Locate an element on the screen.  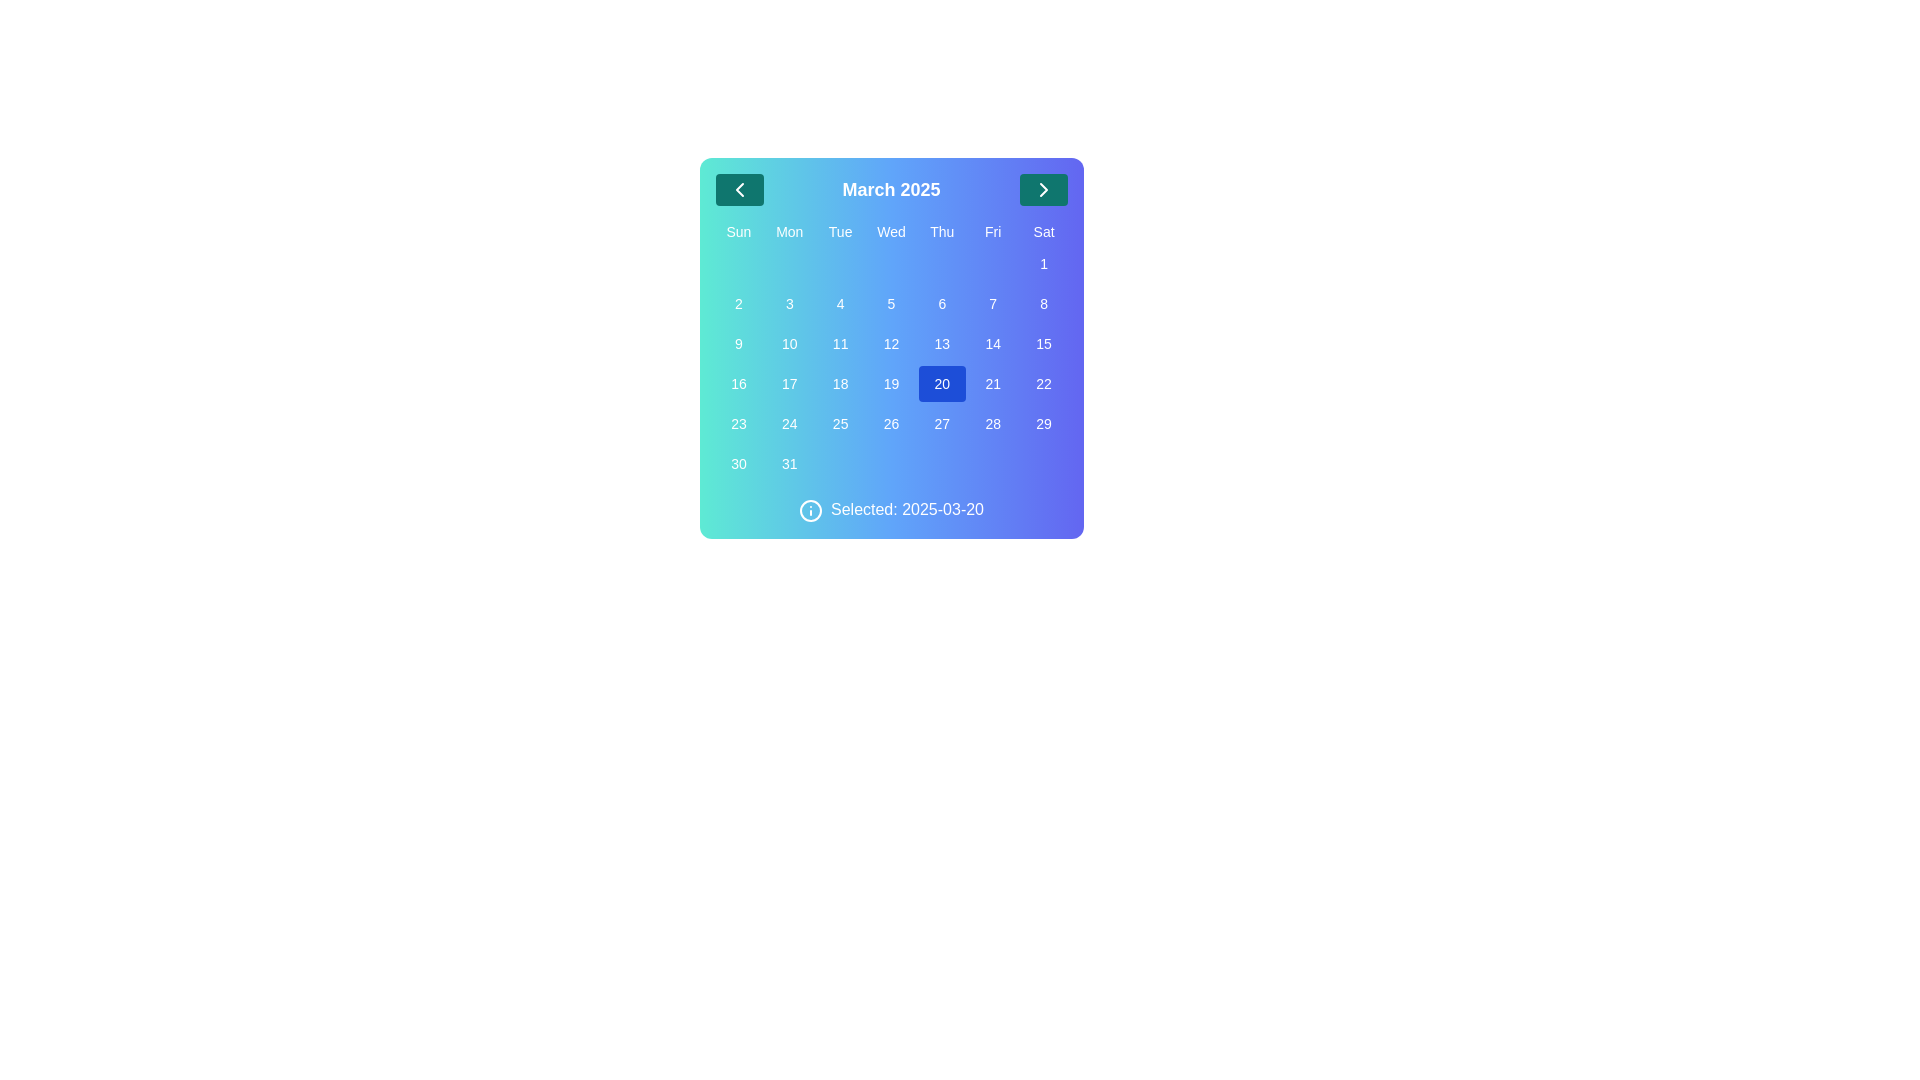
the button representing the date March 3, 2025, located in the second column under 'Mon' in the March 2025 calendar is located at coordinates (788, 304).